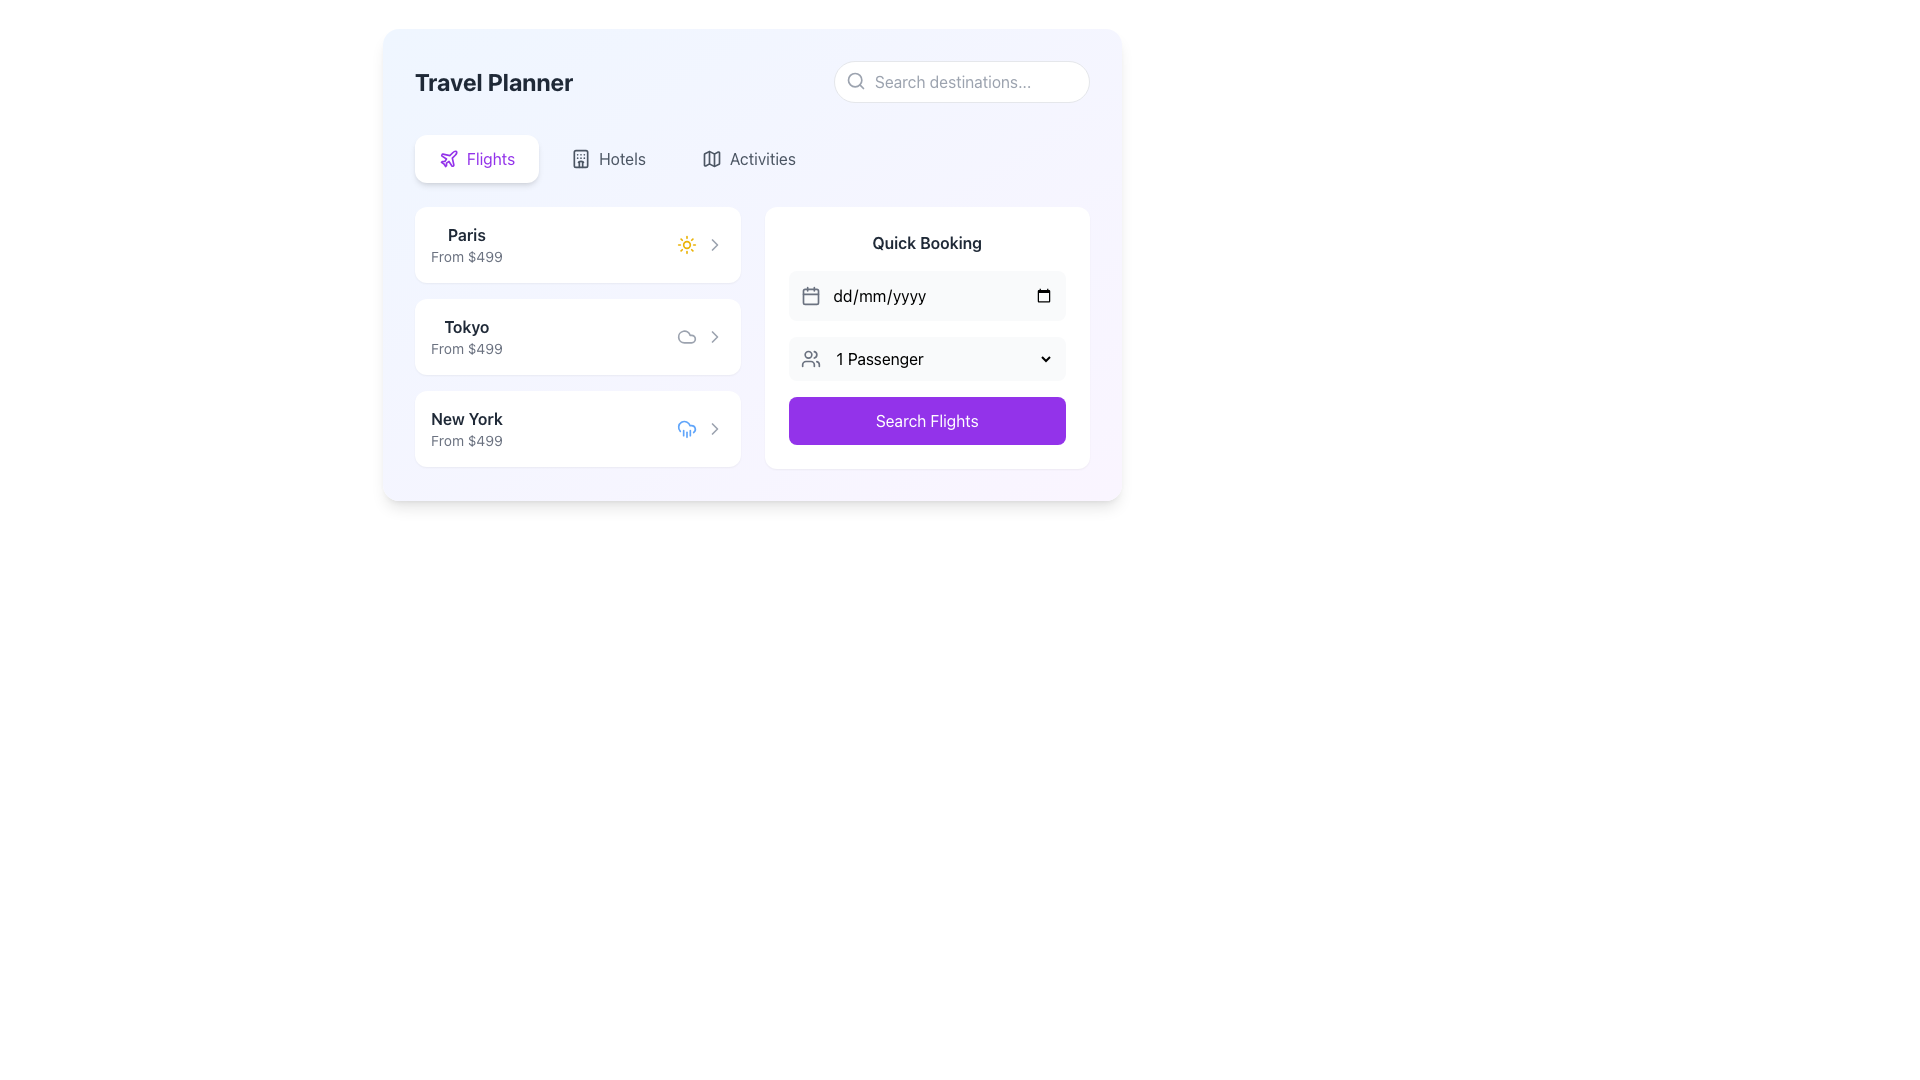 The height and width of the screenshot is (1080, 1920). What do you see at coordinates (494, 80) in the screenshot?
I see `the static text element displaying 'Travel Planner' in bold, large font at the top-left of the interface` at bounding box center [494, 80].